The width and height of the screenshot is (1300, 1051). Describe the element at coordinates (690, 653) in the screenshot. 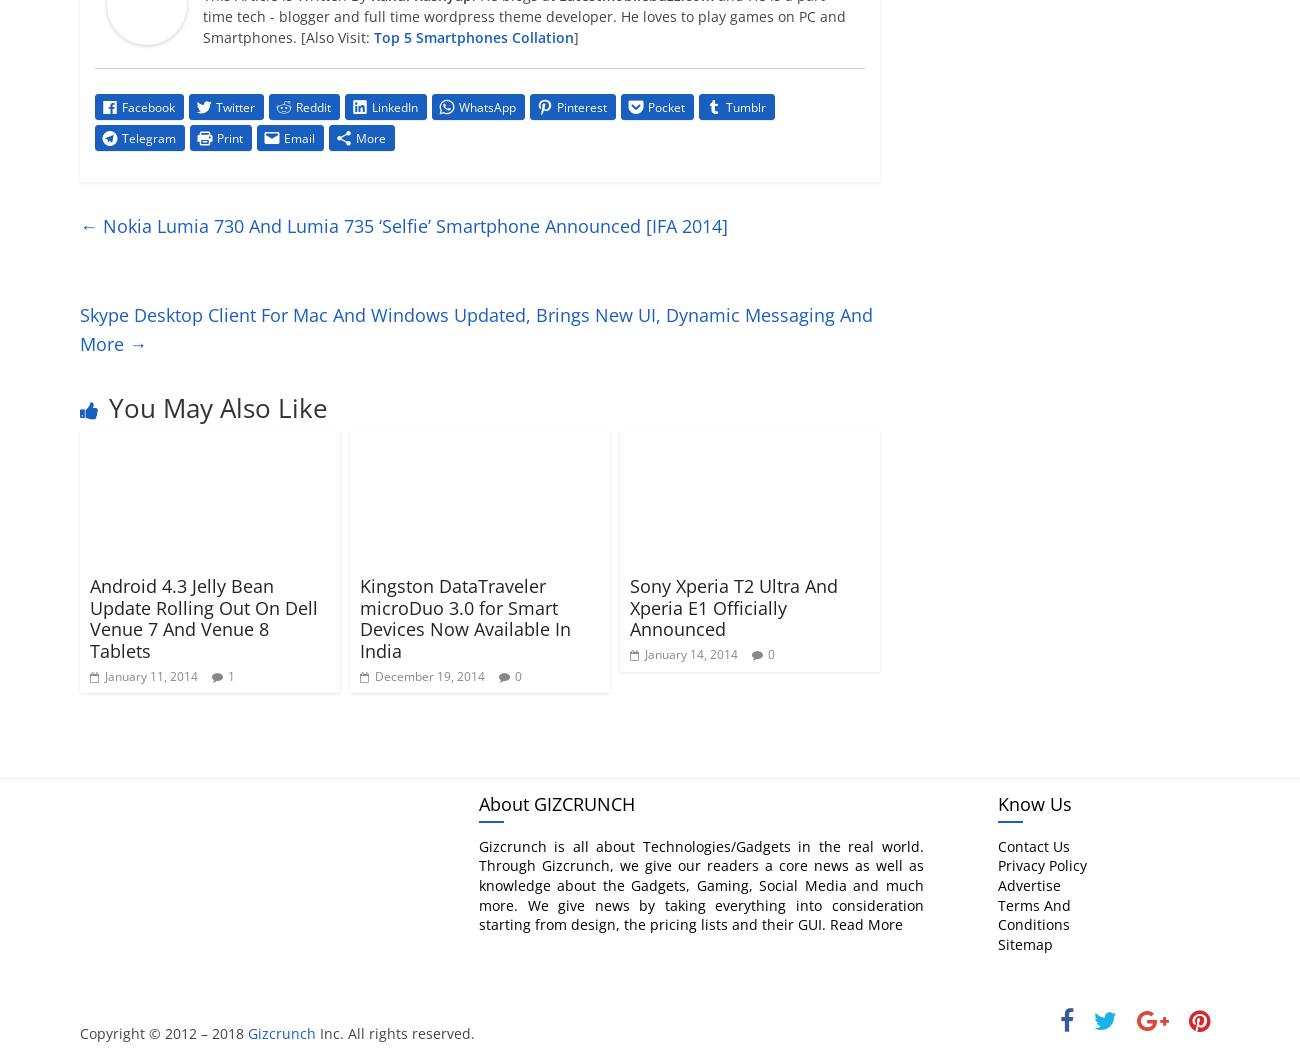

I see `'January 14, 2014'` at that location.